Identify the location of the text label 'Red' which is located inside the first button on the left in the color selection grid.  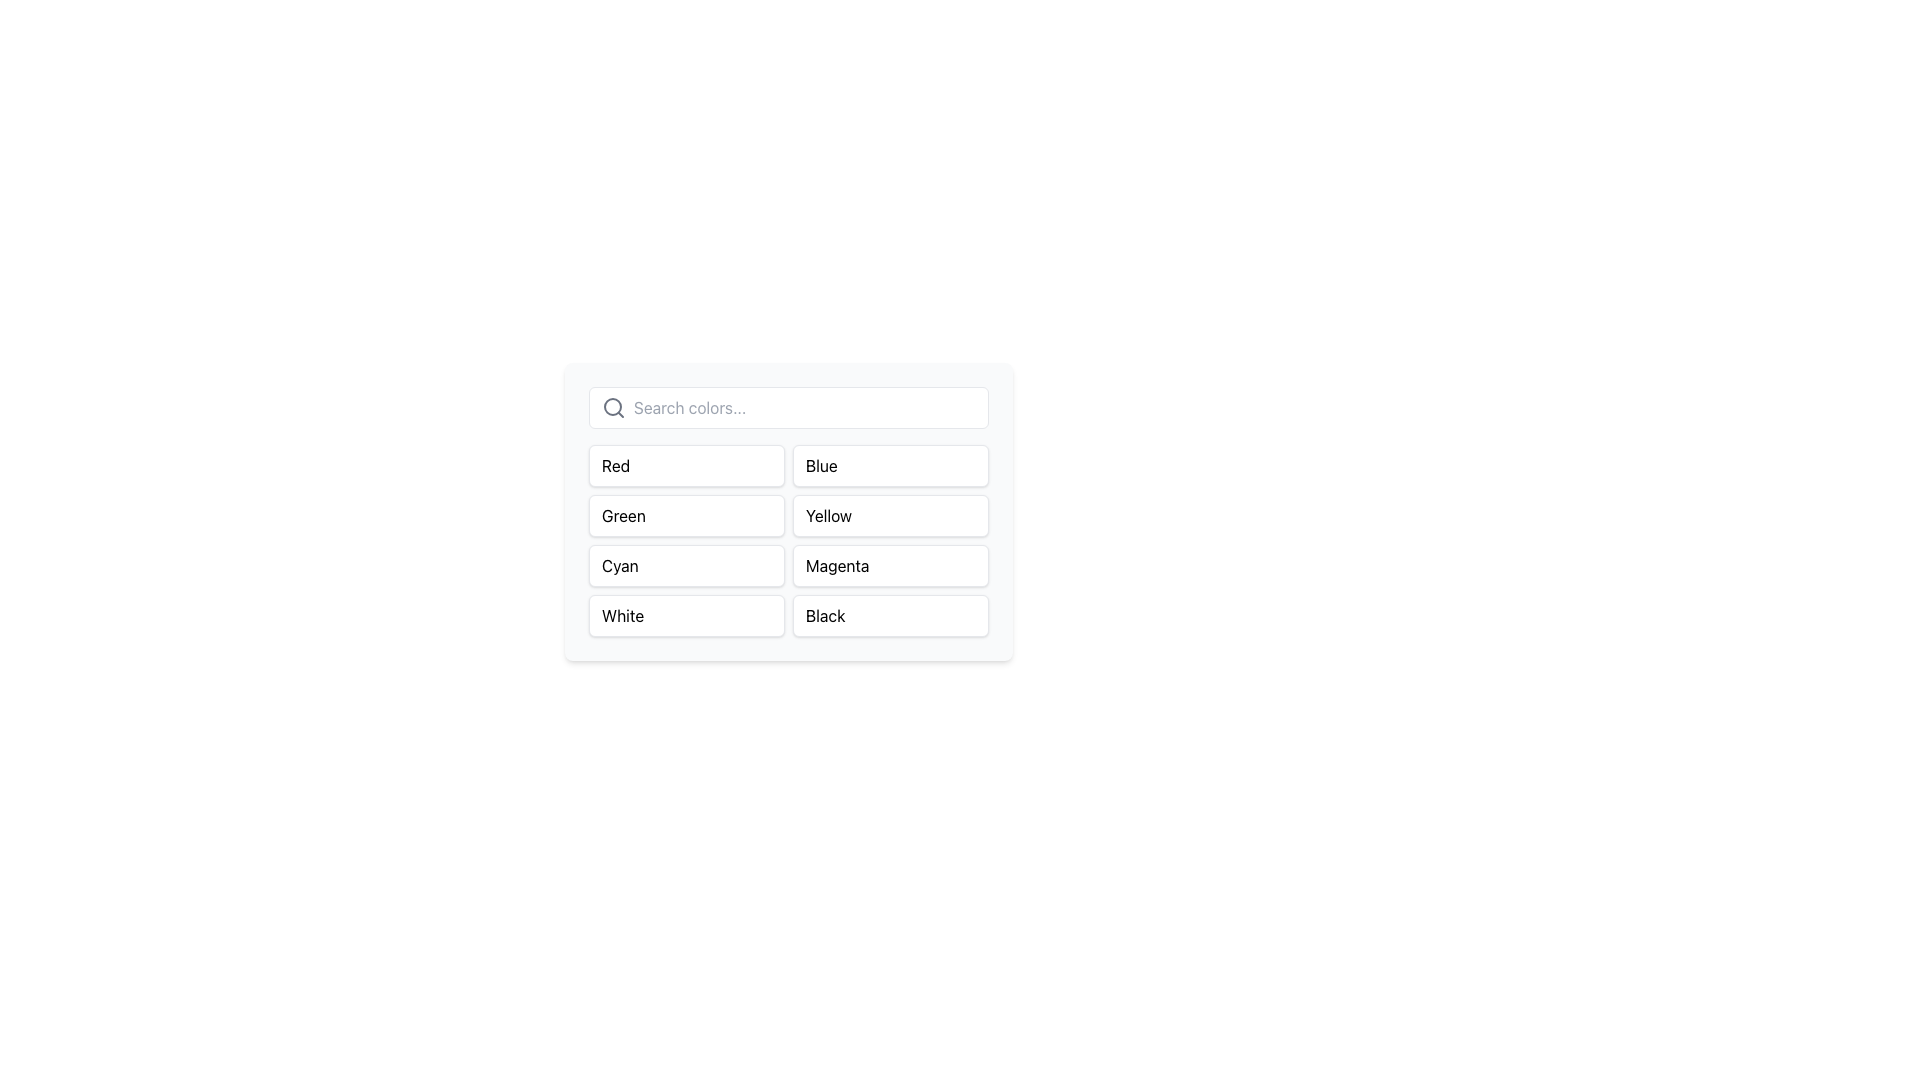
(686, 466).